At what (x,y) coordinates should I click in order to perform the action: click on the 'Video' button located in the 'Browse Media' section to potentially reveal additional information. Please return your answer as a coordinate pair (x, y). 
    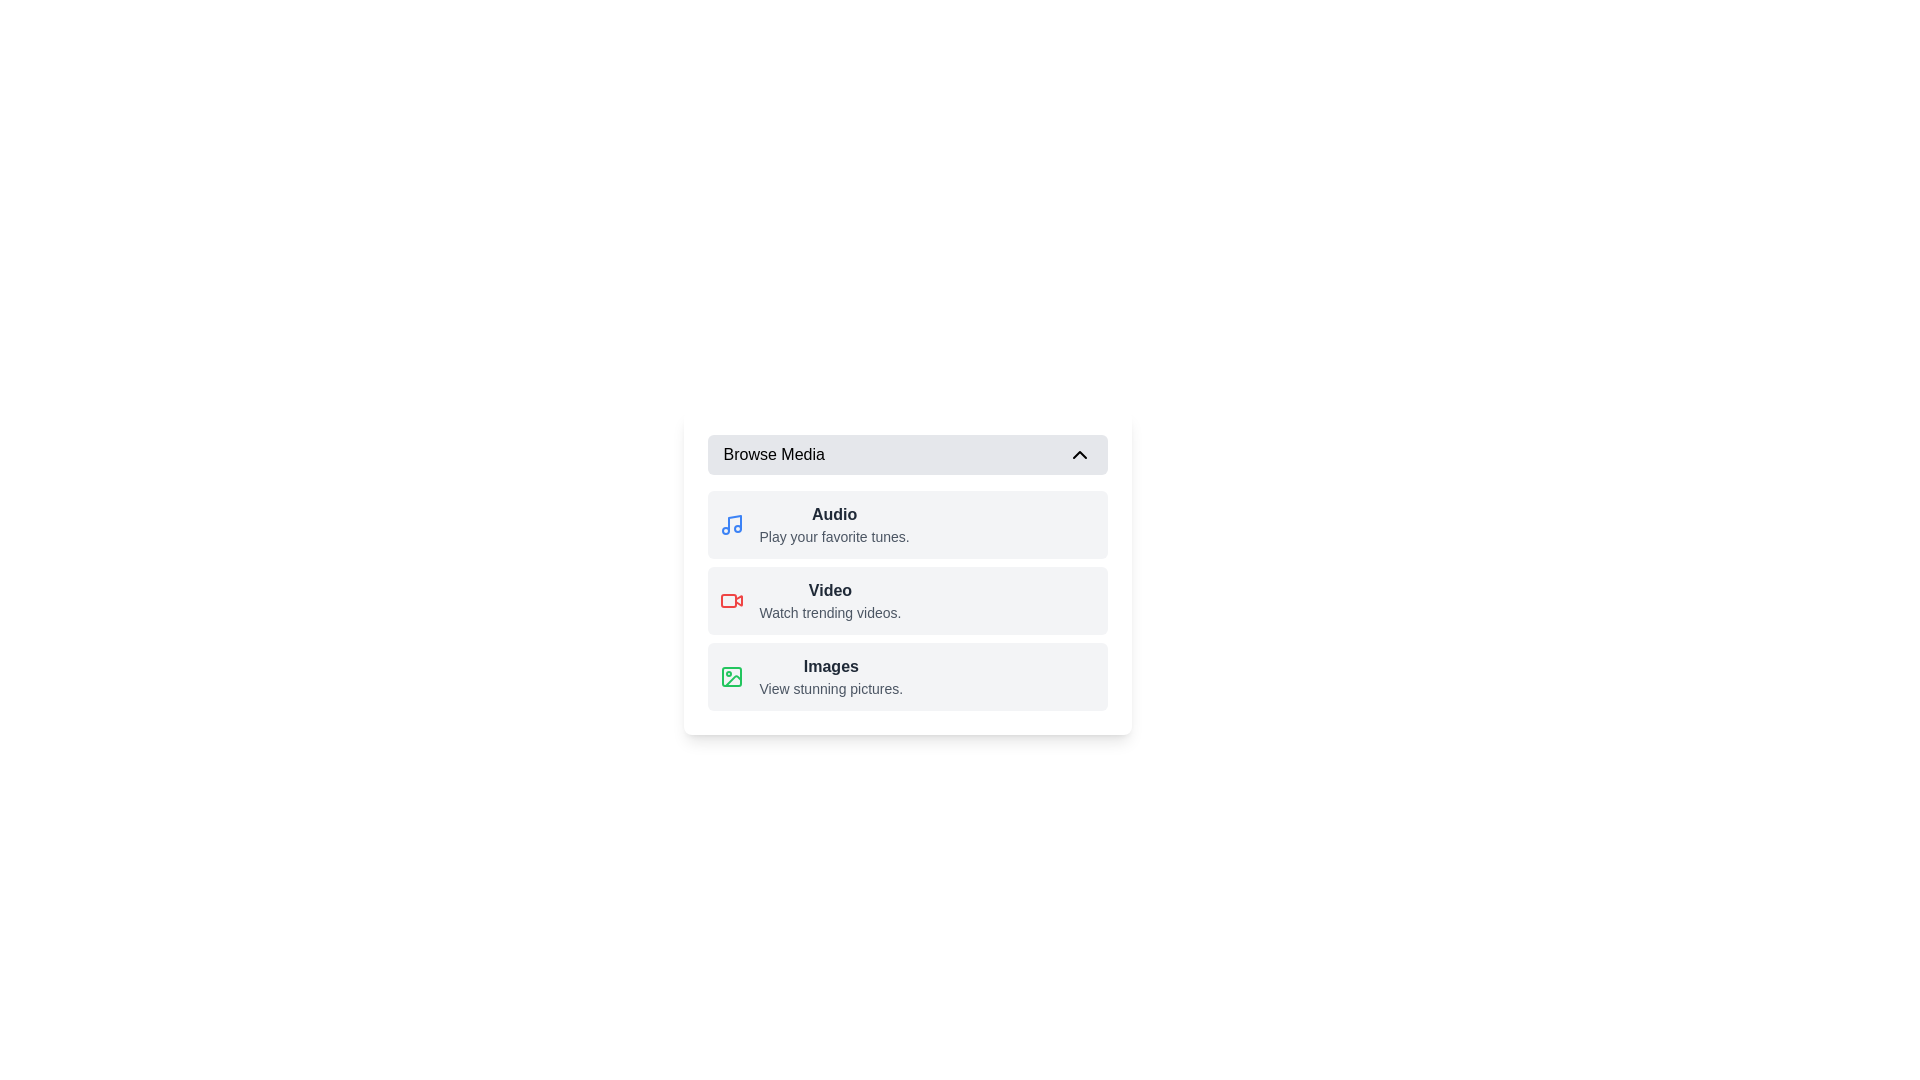
    Looking at the image, I should click on (906, 600).